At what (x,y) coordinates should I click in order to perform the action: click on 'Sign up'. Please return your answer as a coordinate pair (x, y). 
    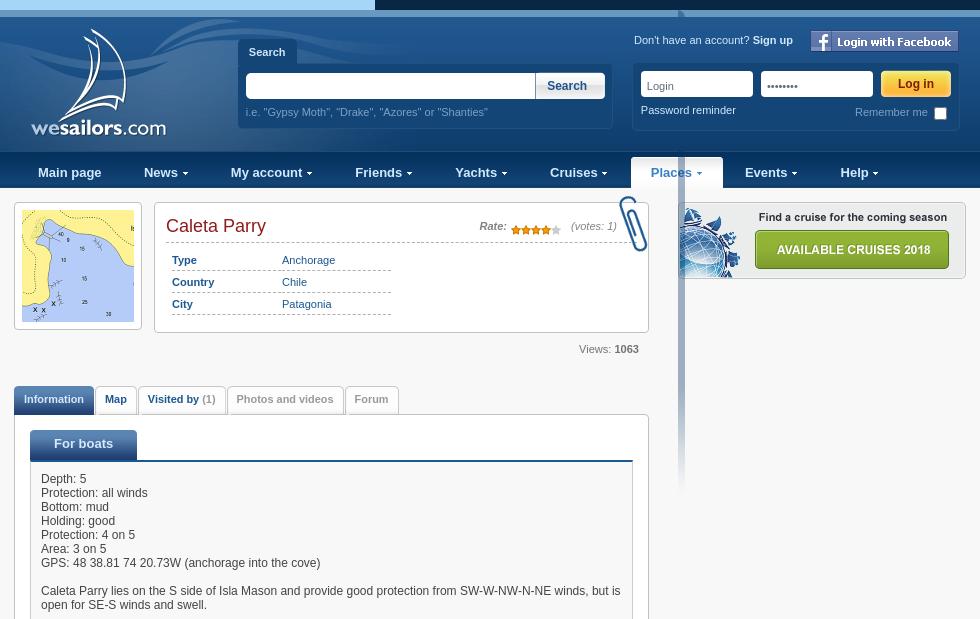
    Looking at the image, I should click on (772, 38).